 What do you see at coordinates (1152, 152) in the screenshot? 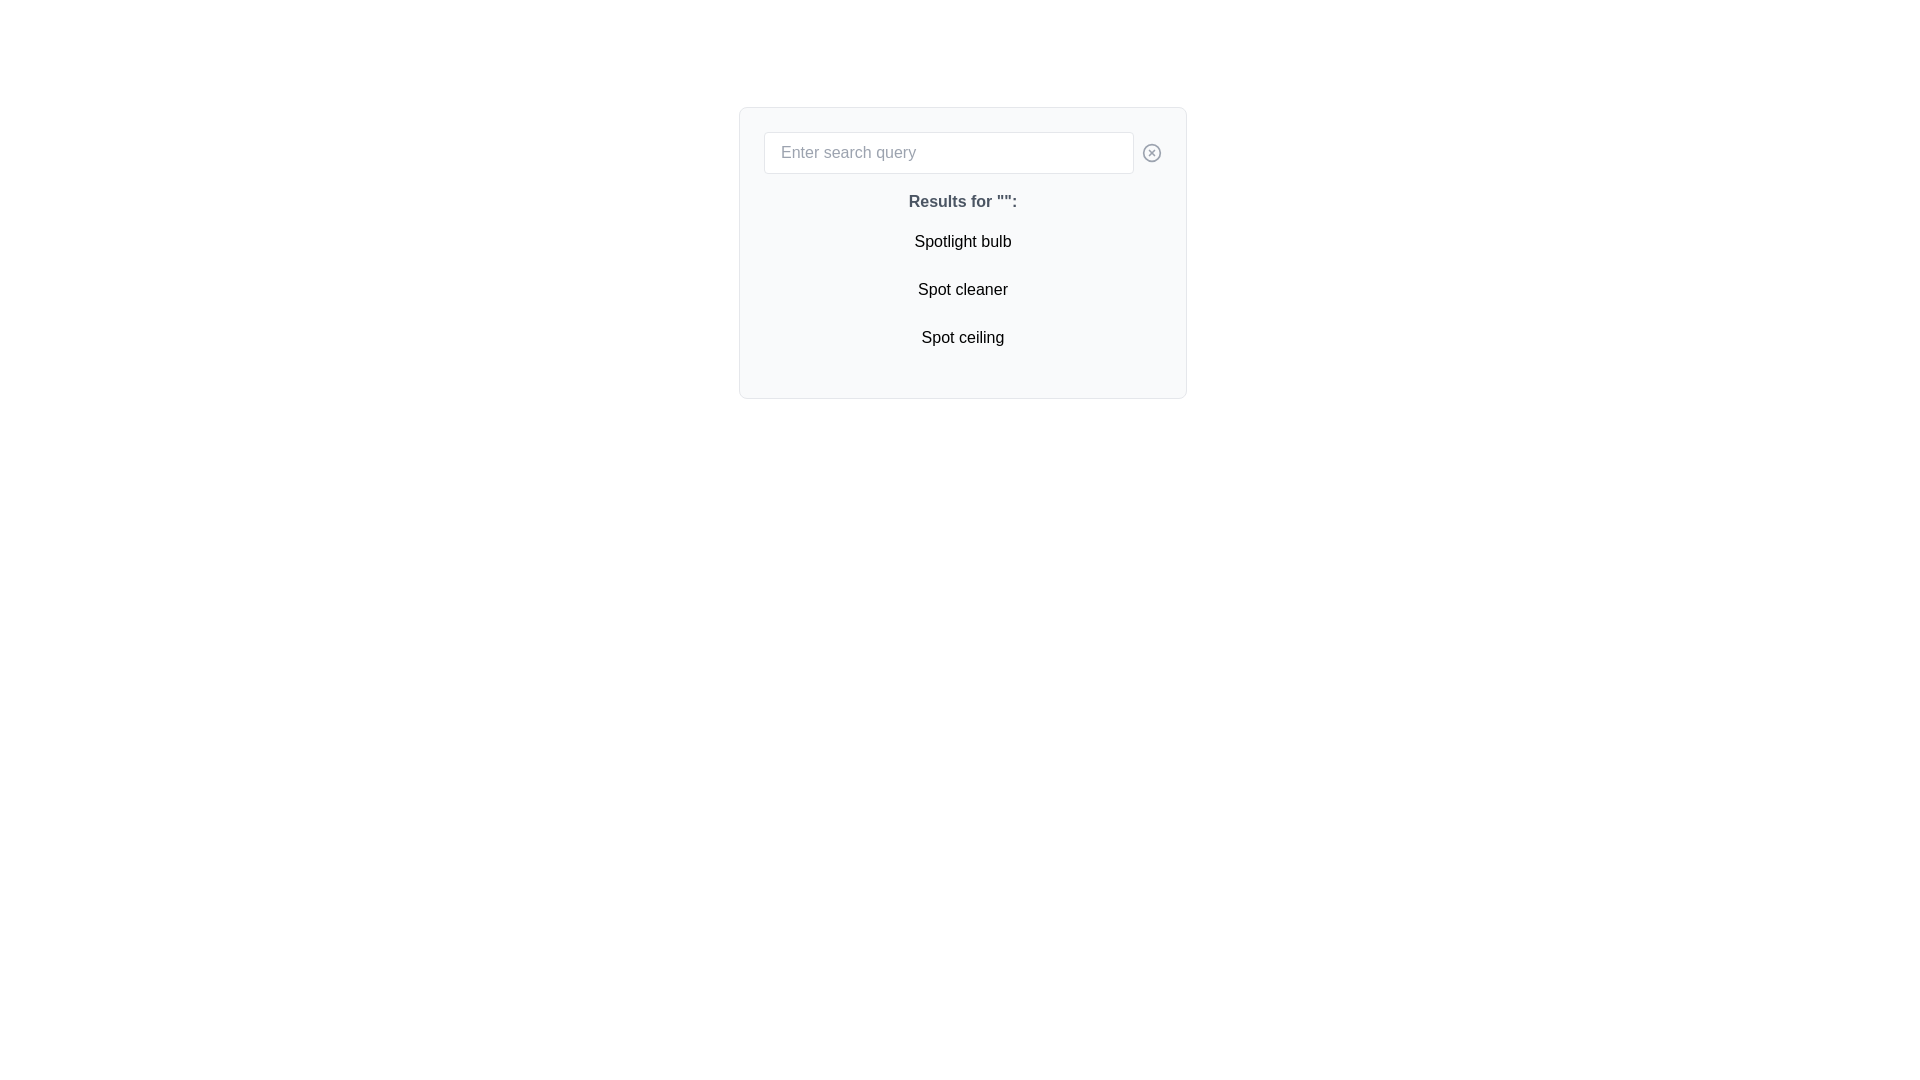
I see `the small circular button with an 'x' mark in its center, which is styled in gray and located to the right of the text input field, to clear the text field` at bounding box center [1152, 152].